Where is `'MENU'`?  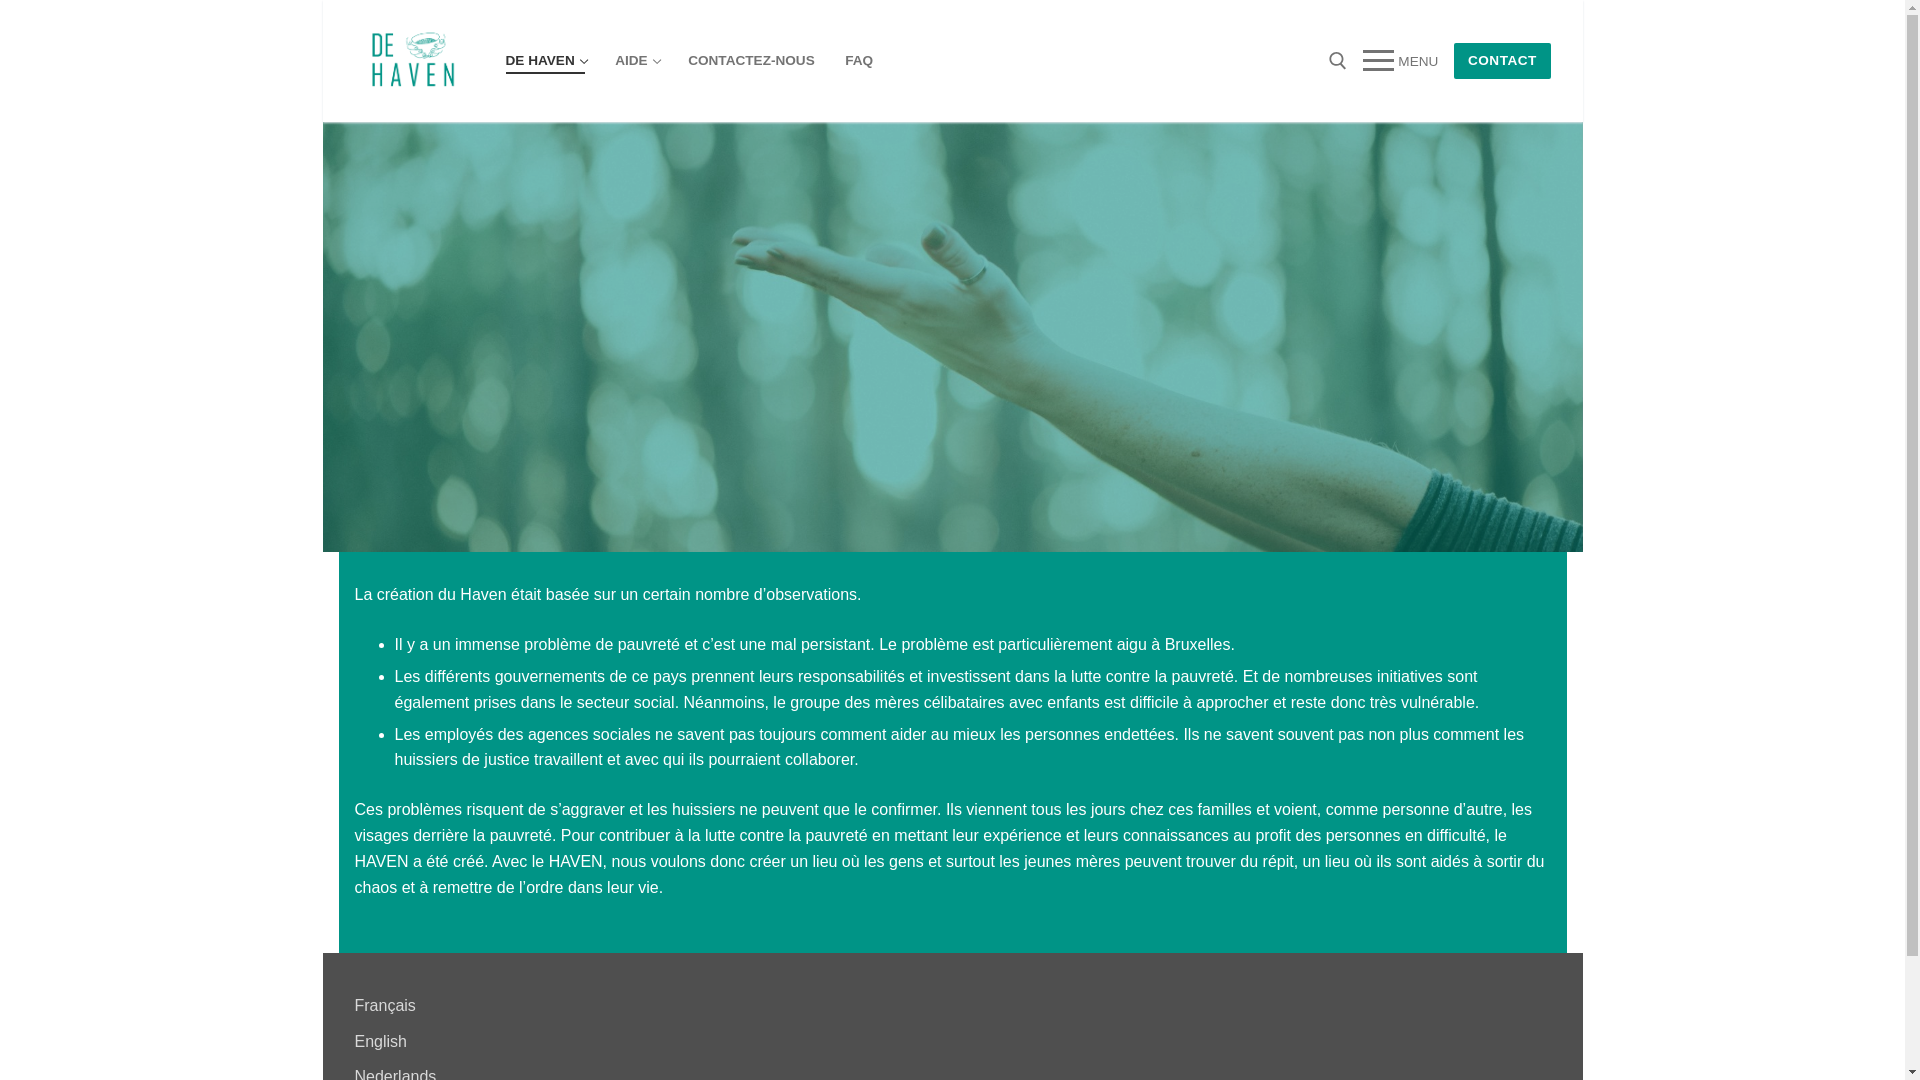 'MENU' is located at coordinates (1399, 60).